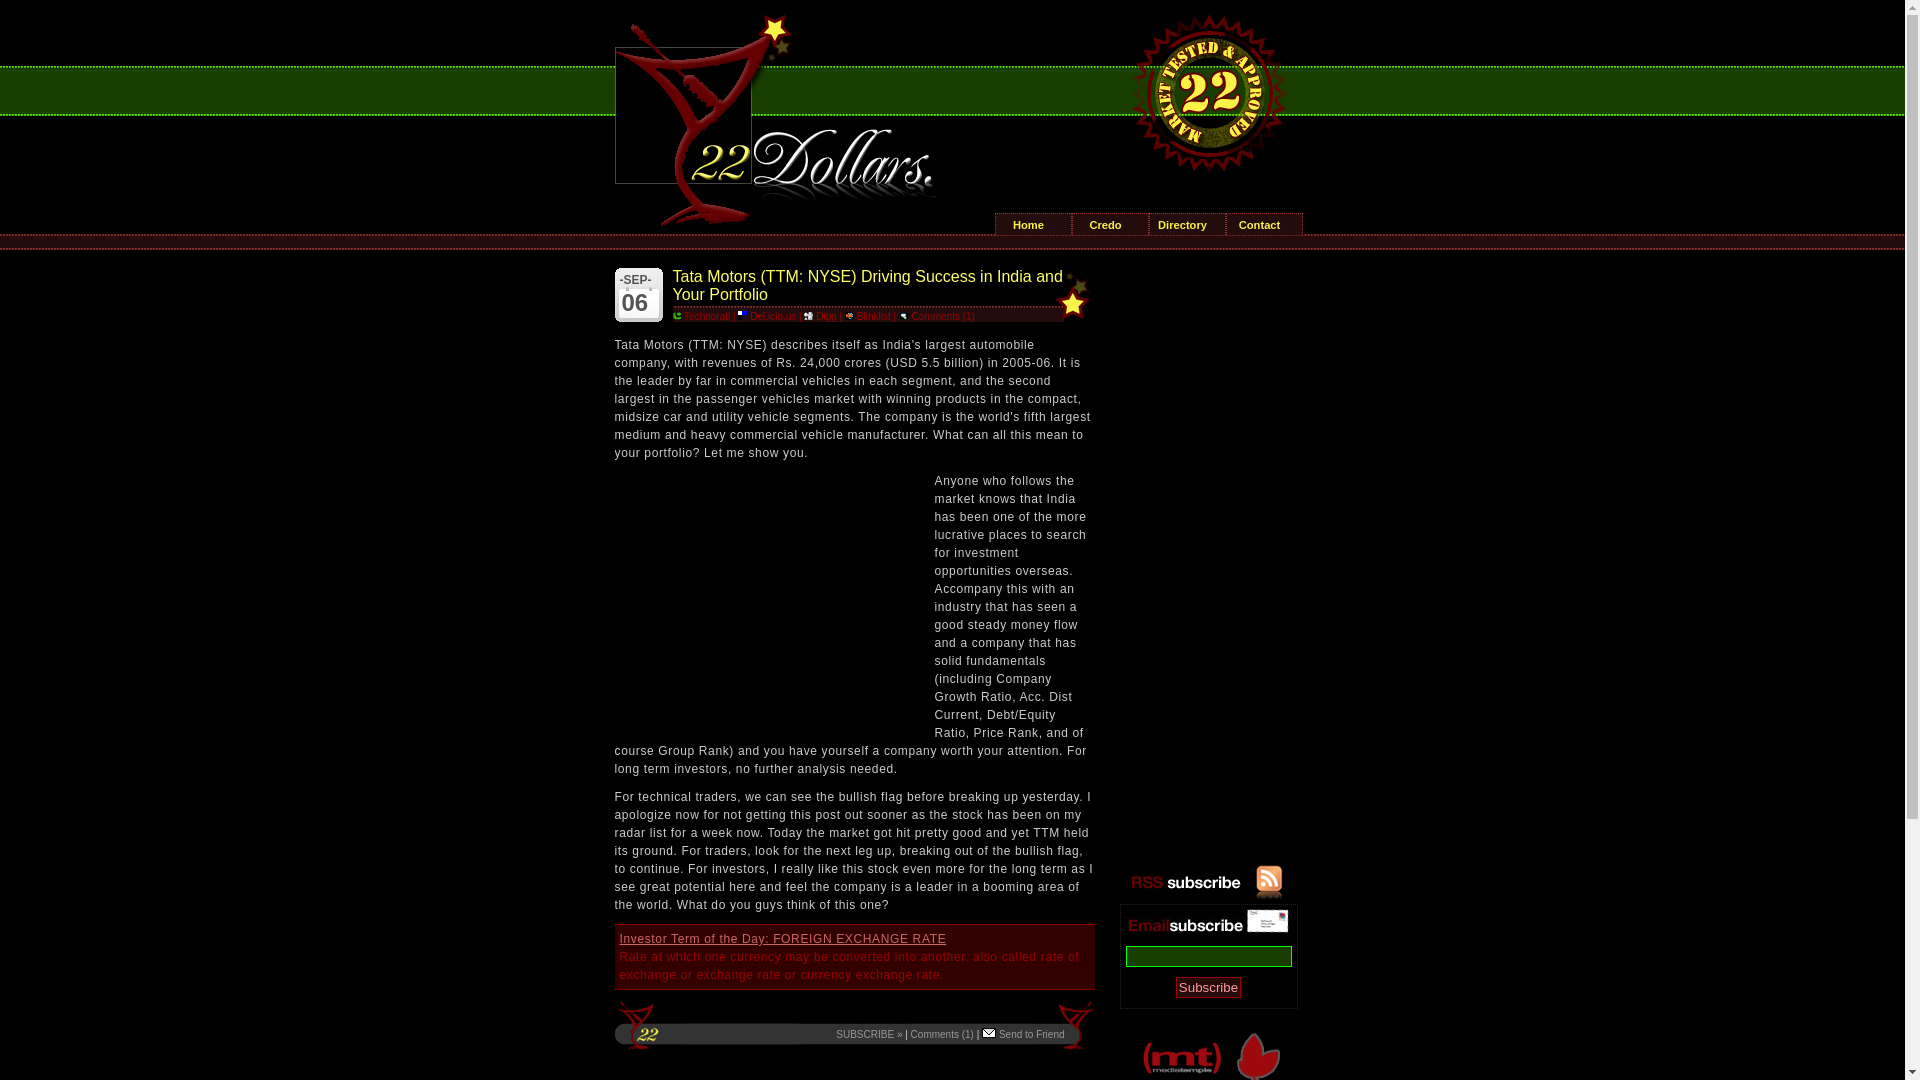 The width and height of the screenshot is (1920, 1080). What do you see at coordinates (762, 596) in the screenshot?
I see `'Advertisement'` at bounding box center [762, 596].